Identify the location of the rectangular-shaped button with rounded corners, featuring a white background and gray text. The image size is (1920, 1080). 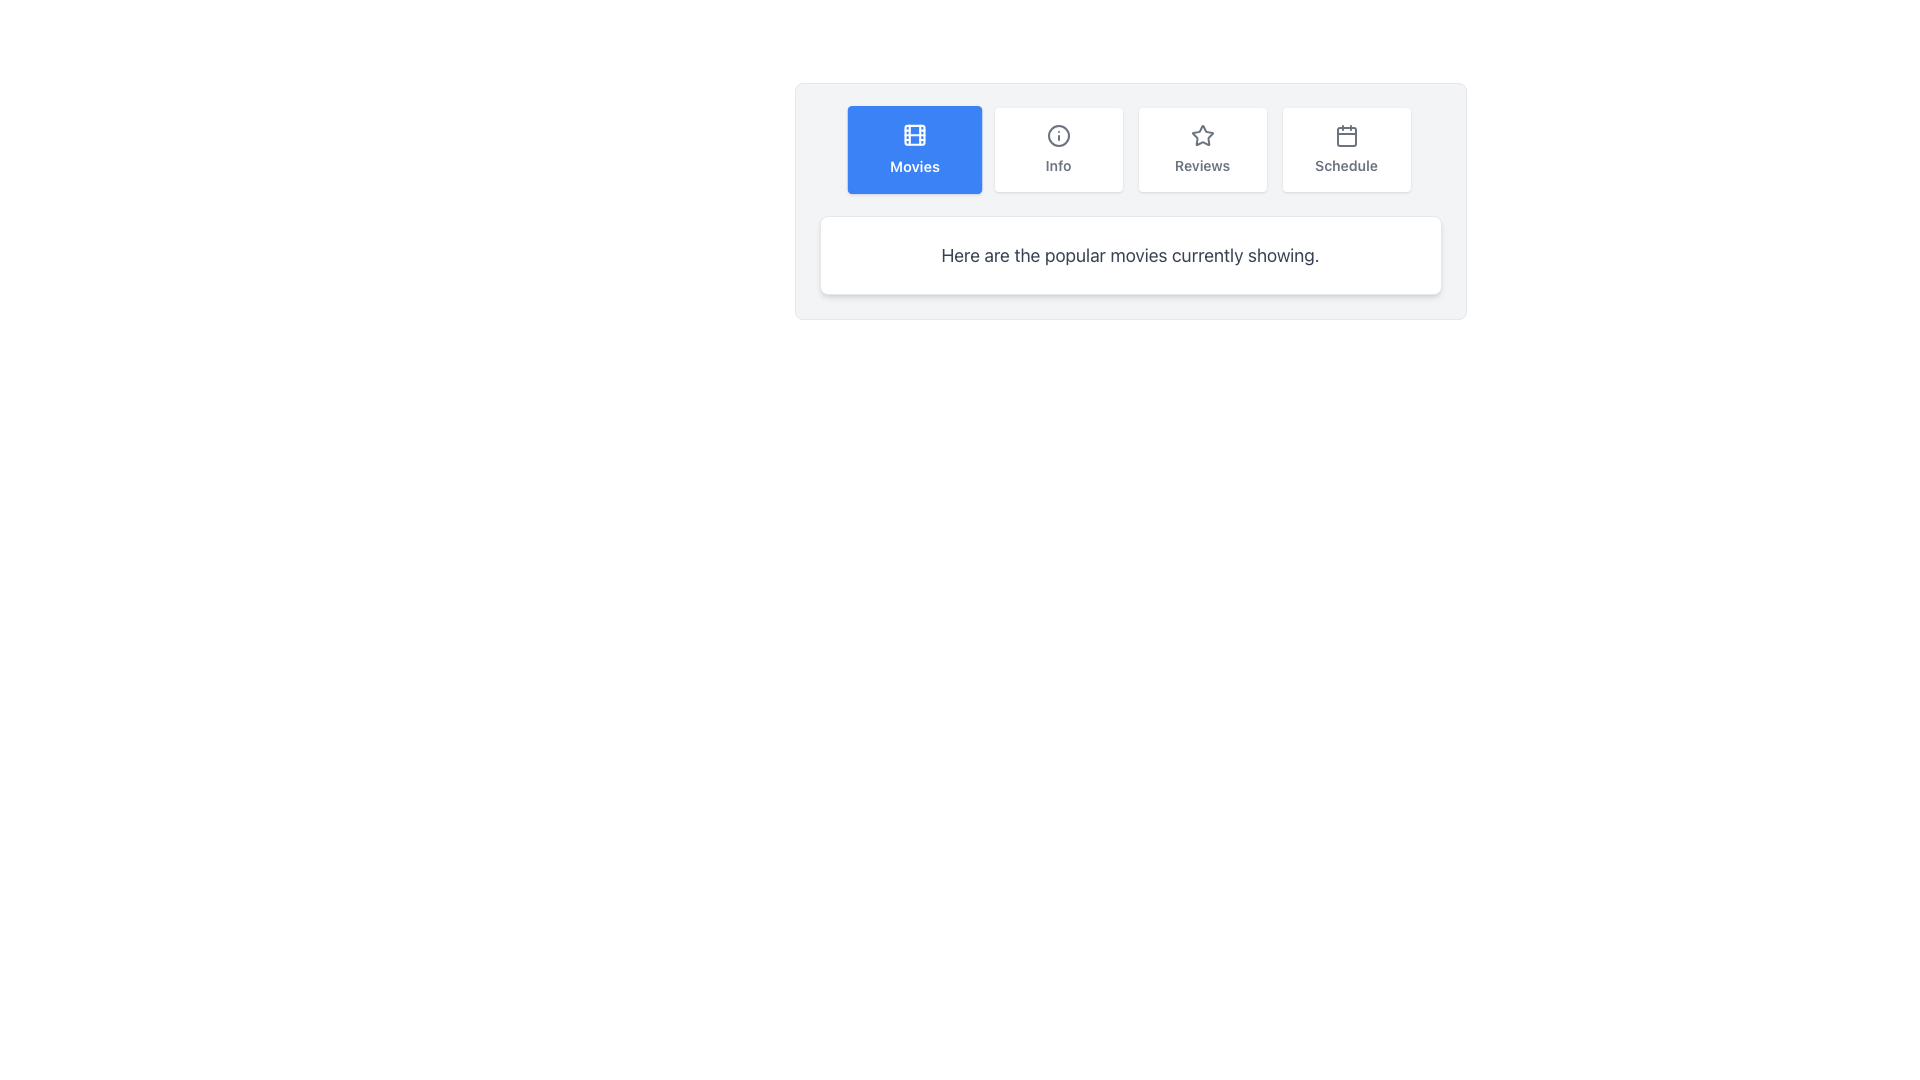
(1057, 149).